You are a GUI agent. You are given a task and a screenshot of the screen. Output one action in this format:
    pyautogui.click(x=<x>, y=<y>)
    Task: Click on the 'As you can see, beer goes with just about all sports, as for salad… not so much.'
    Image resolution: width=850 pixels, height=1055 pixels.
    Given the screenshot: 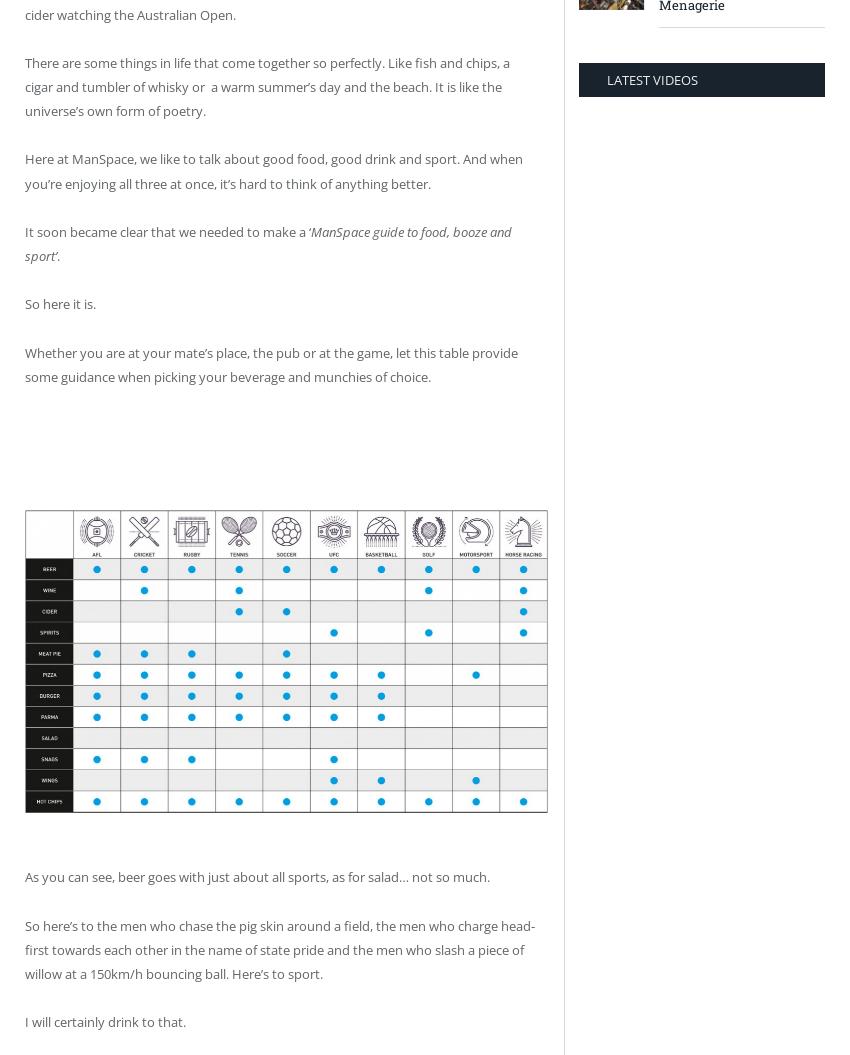 What is the action you would take?
    pyautogui.click(x=256, y=877)
    